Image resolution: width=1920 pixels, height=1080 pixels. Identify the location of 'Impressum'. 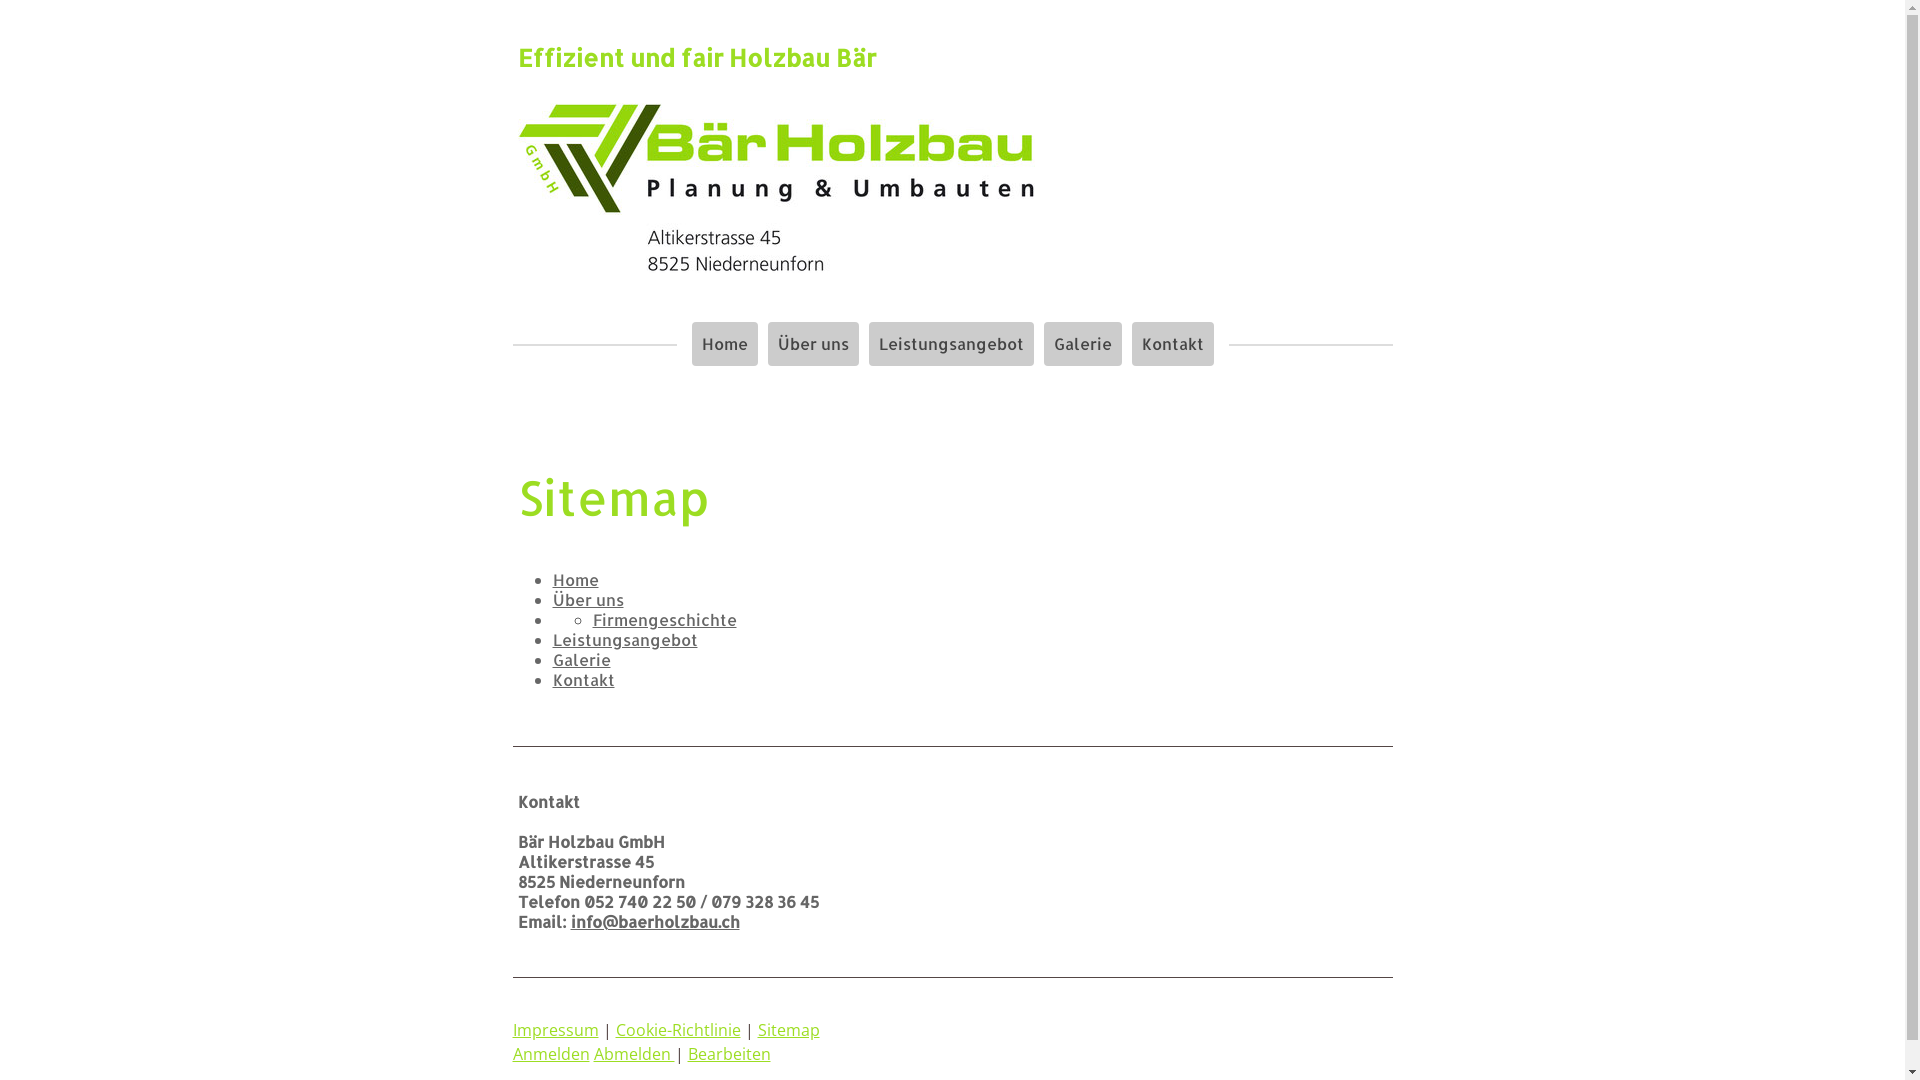
(555, 1029).